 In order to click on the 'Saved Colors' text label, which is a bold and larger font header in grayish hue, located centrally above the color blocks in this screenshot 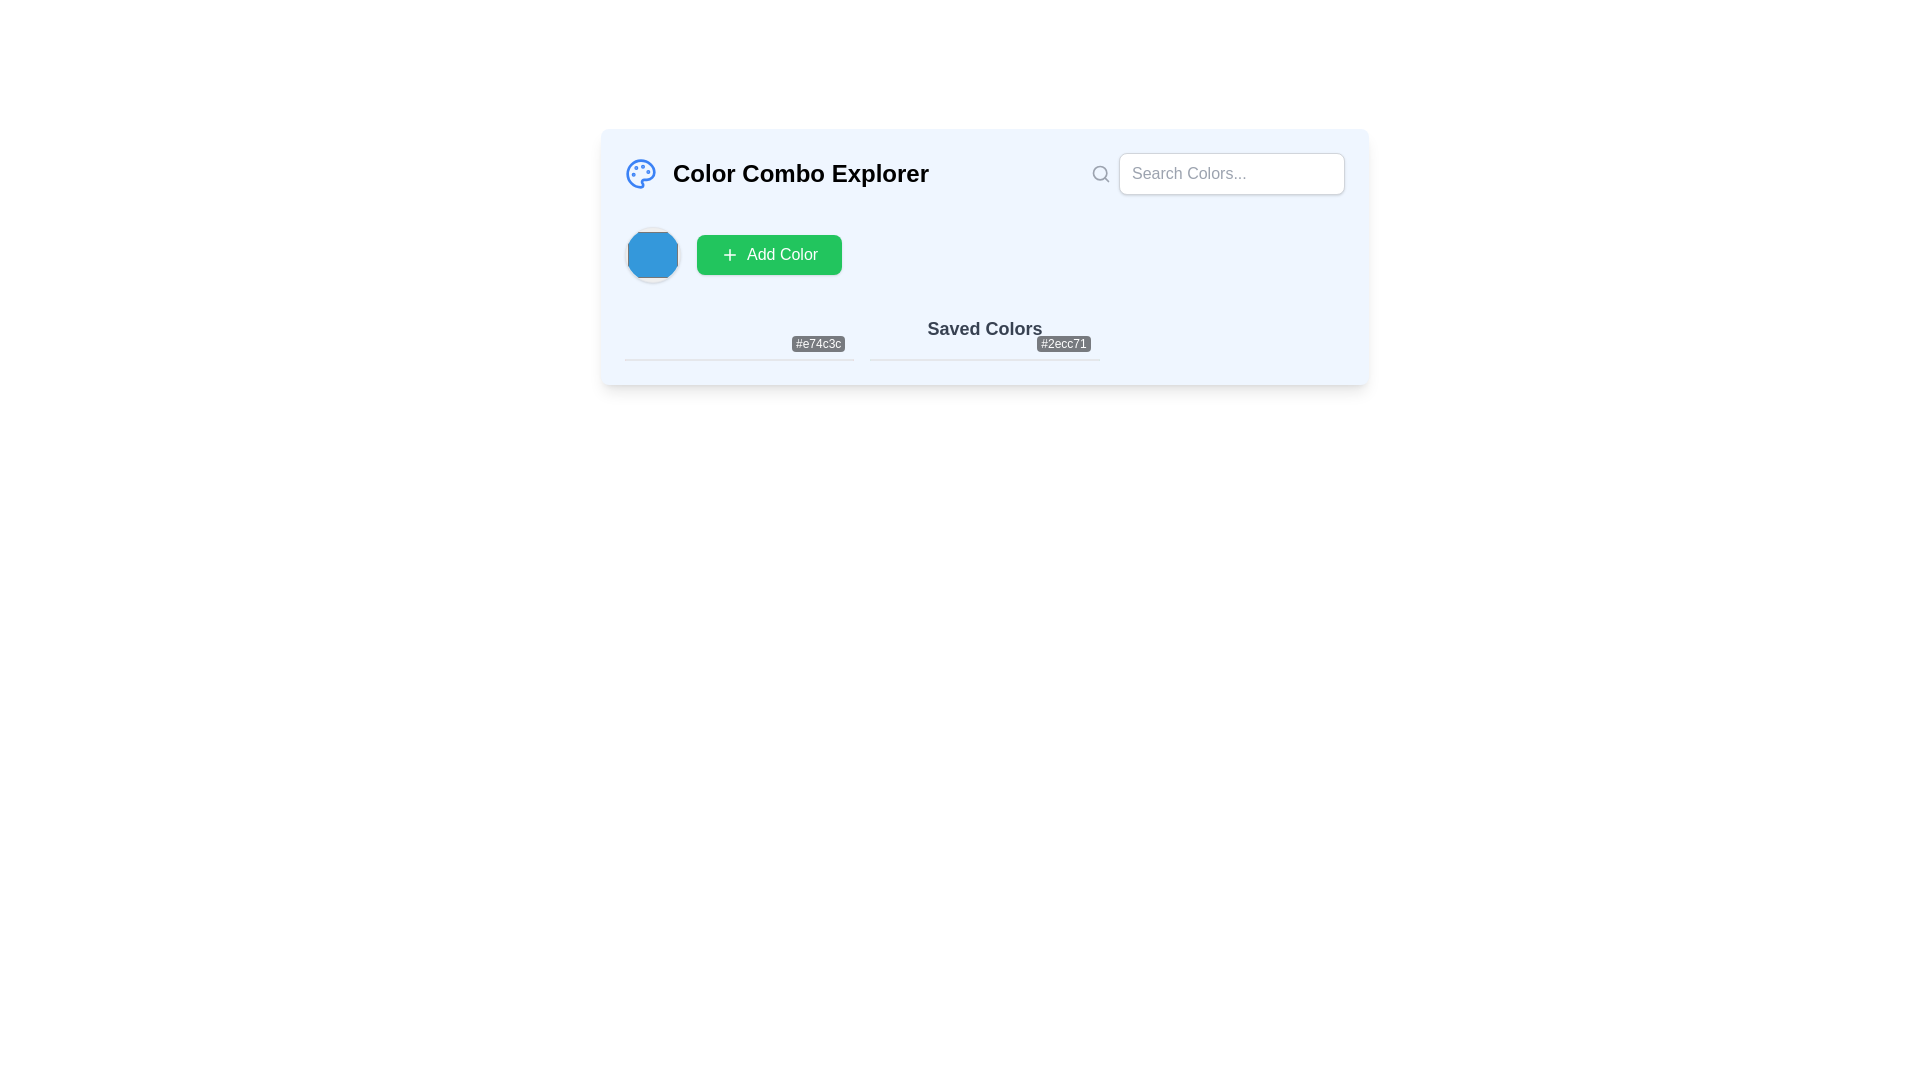, I will do `click(984, 337)`.